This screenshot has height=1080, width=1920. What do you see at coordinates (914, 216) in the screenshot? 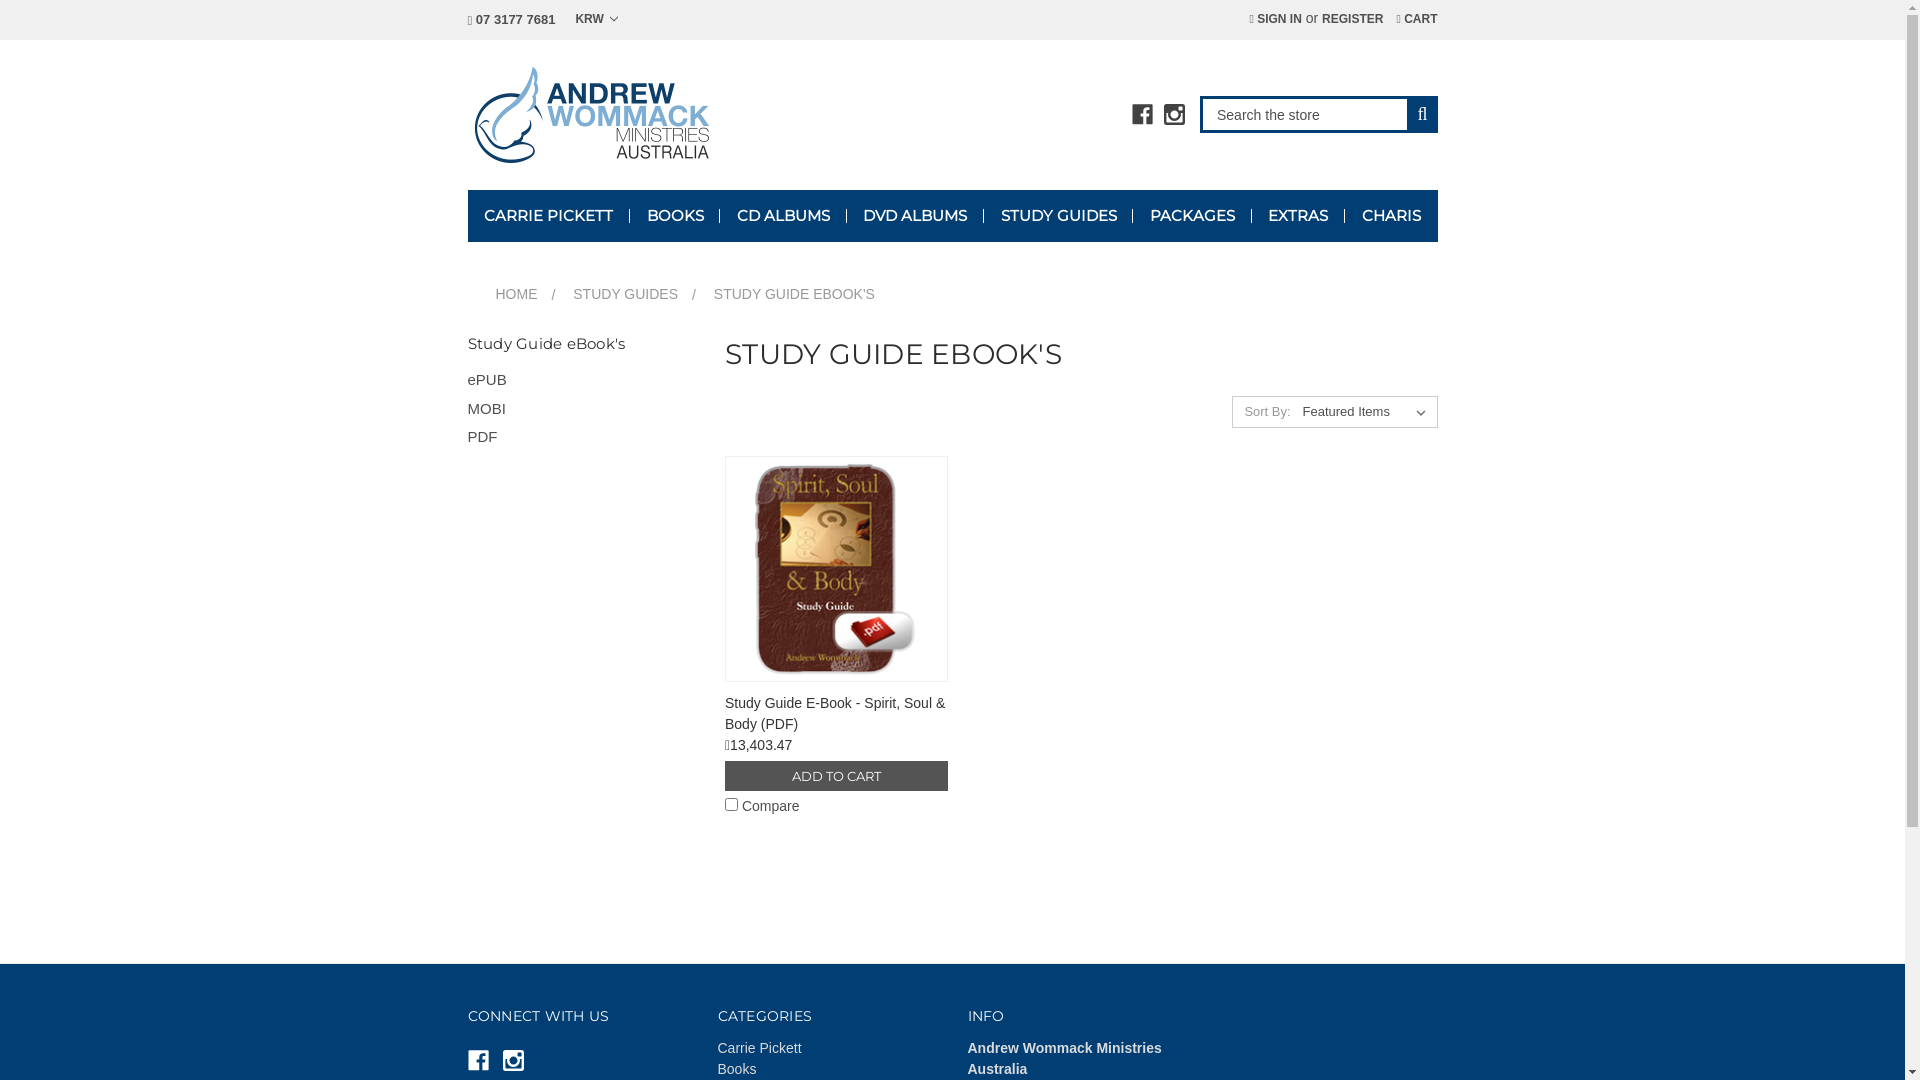
I see `'DVD ALBUMS'` at bounding box center [914, 216].